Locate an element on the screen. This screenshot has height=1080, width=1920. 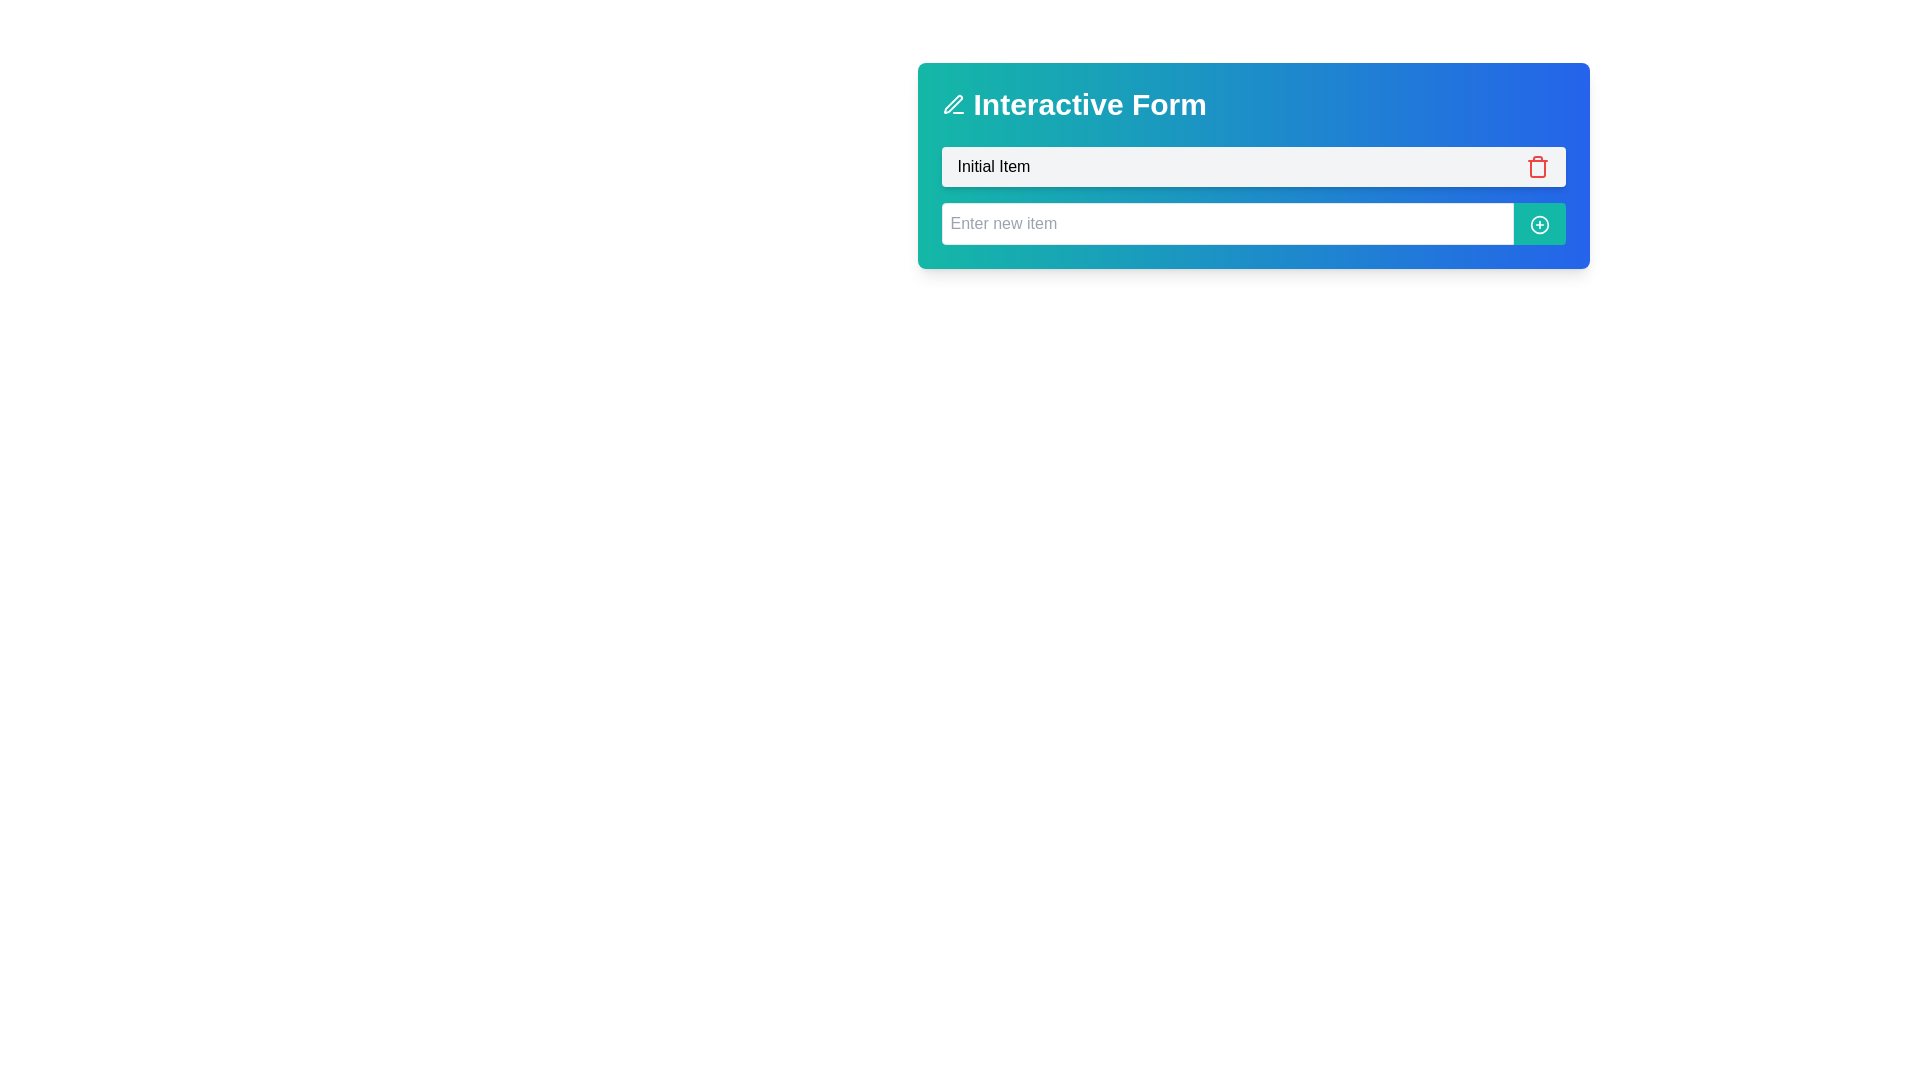
the SVG Circle that serves as a decorative or interactive icon, located in the top-right area of the second text input field adjacent to the 'Enter new item' placeholder is located at coordinates (1538, 224).